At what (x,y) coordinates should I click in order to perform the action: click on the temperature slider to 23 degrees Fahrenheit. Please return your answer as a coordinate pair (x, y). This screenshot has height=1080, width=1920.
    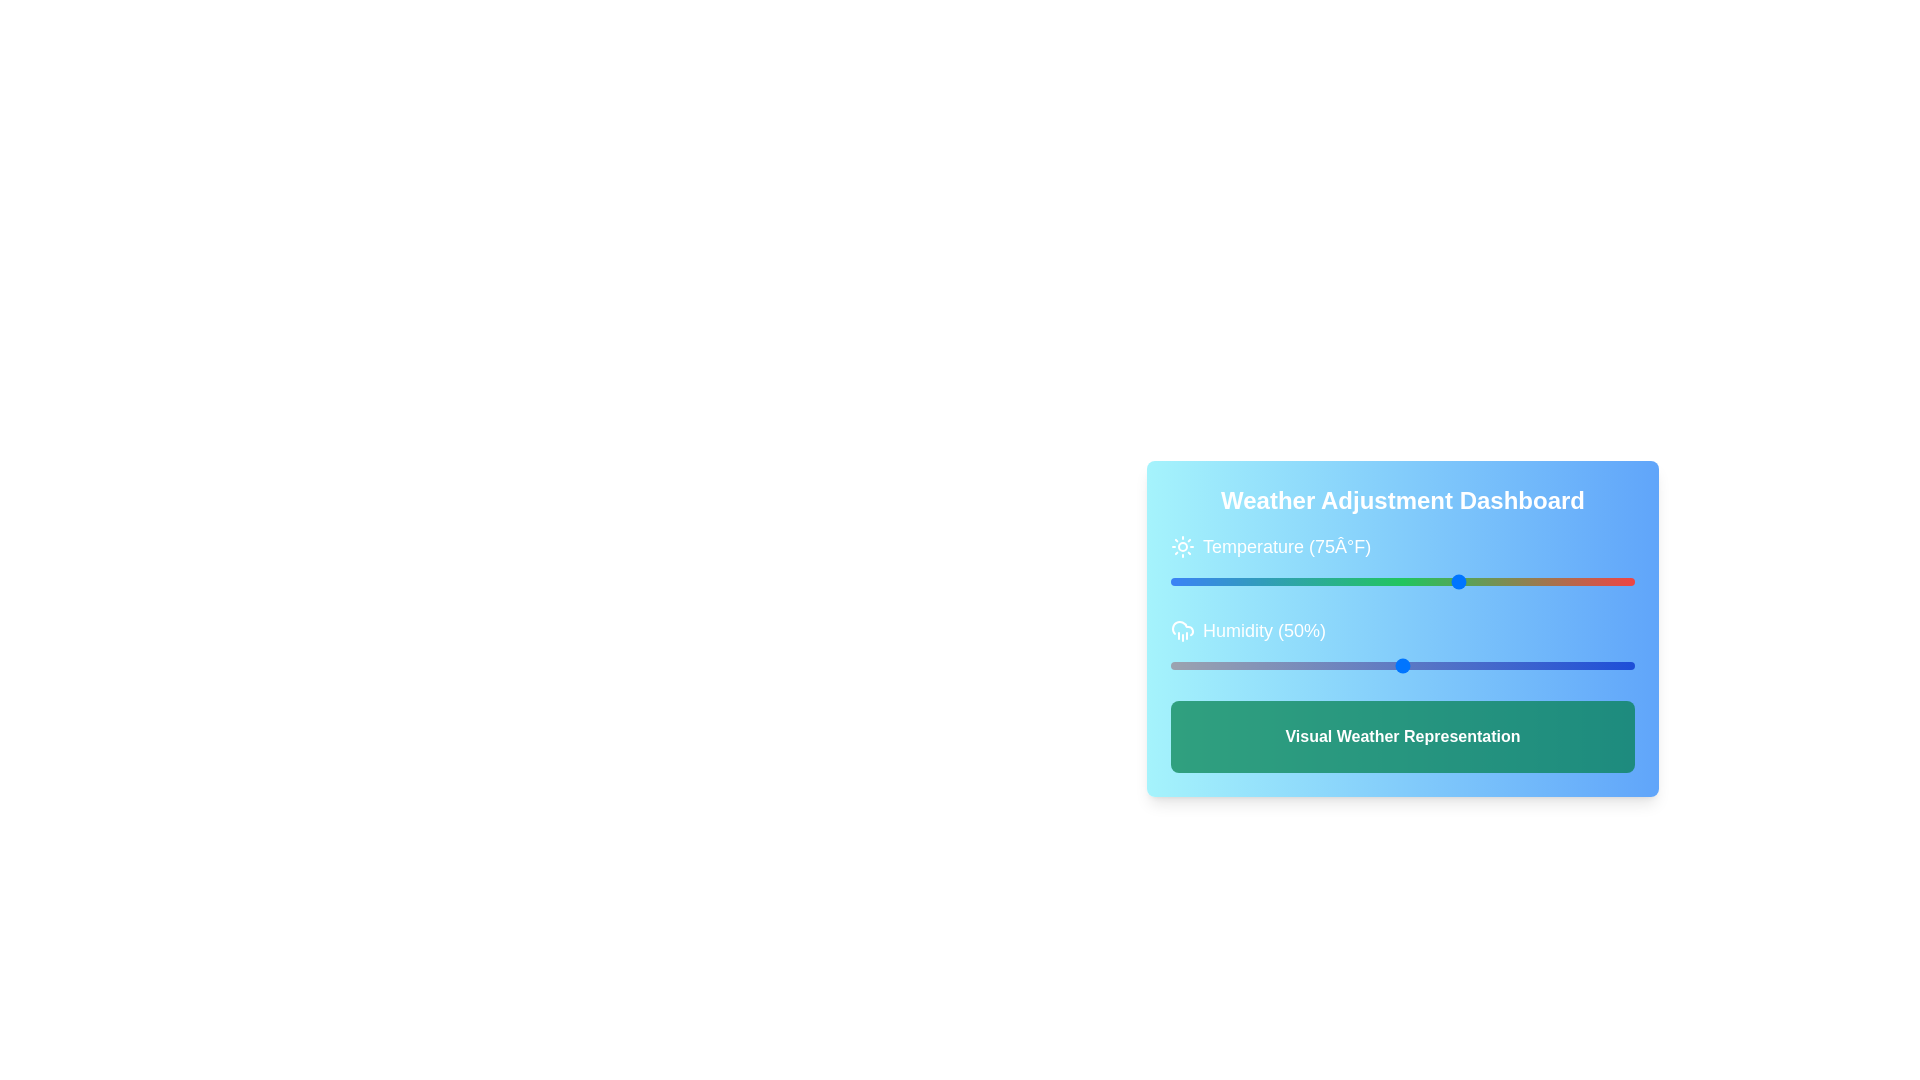
    Looking at the image, I should click on (1340, 582).